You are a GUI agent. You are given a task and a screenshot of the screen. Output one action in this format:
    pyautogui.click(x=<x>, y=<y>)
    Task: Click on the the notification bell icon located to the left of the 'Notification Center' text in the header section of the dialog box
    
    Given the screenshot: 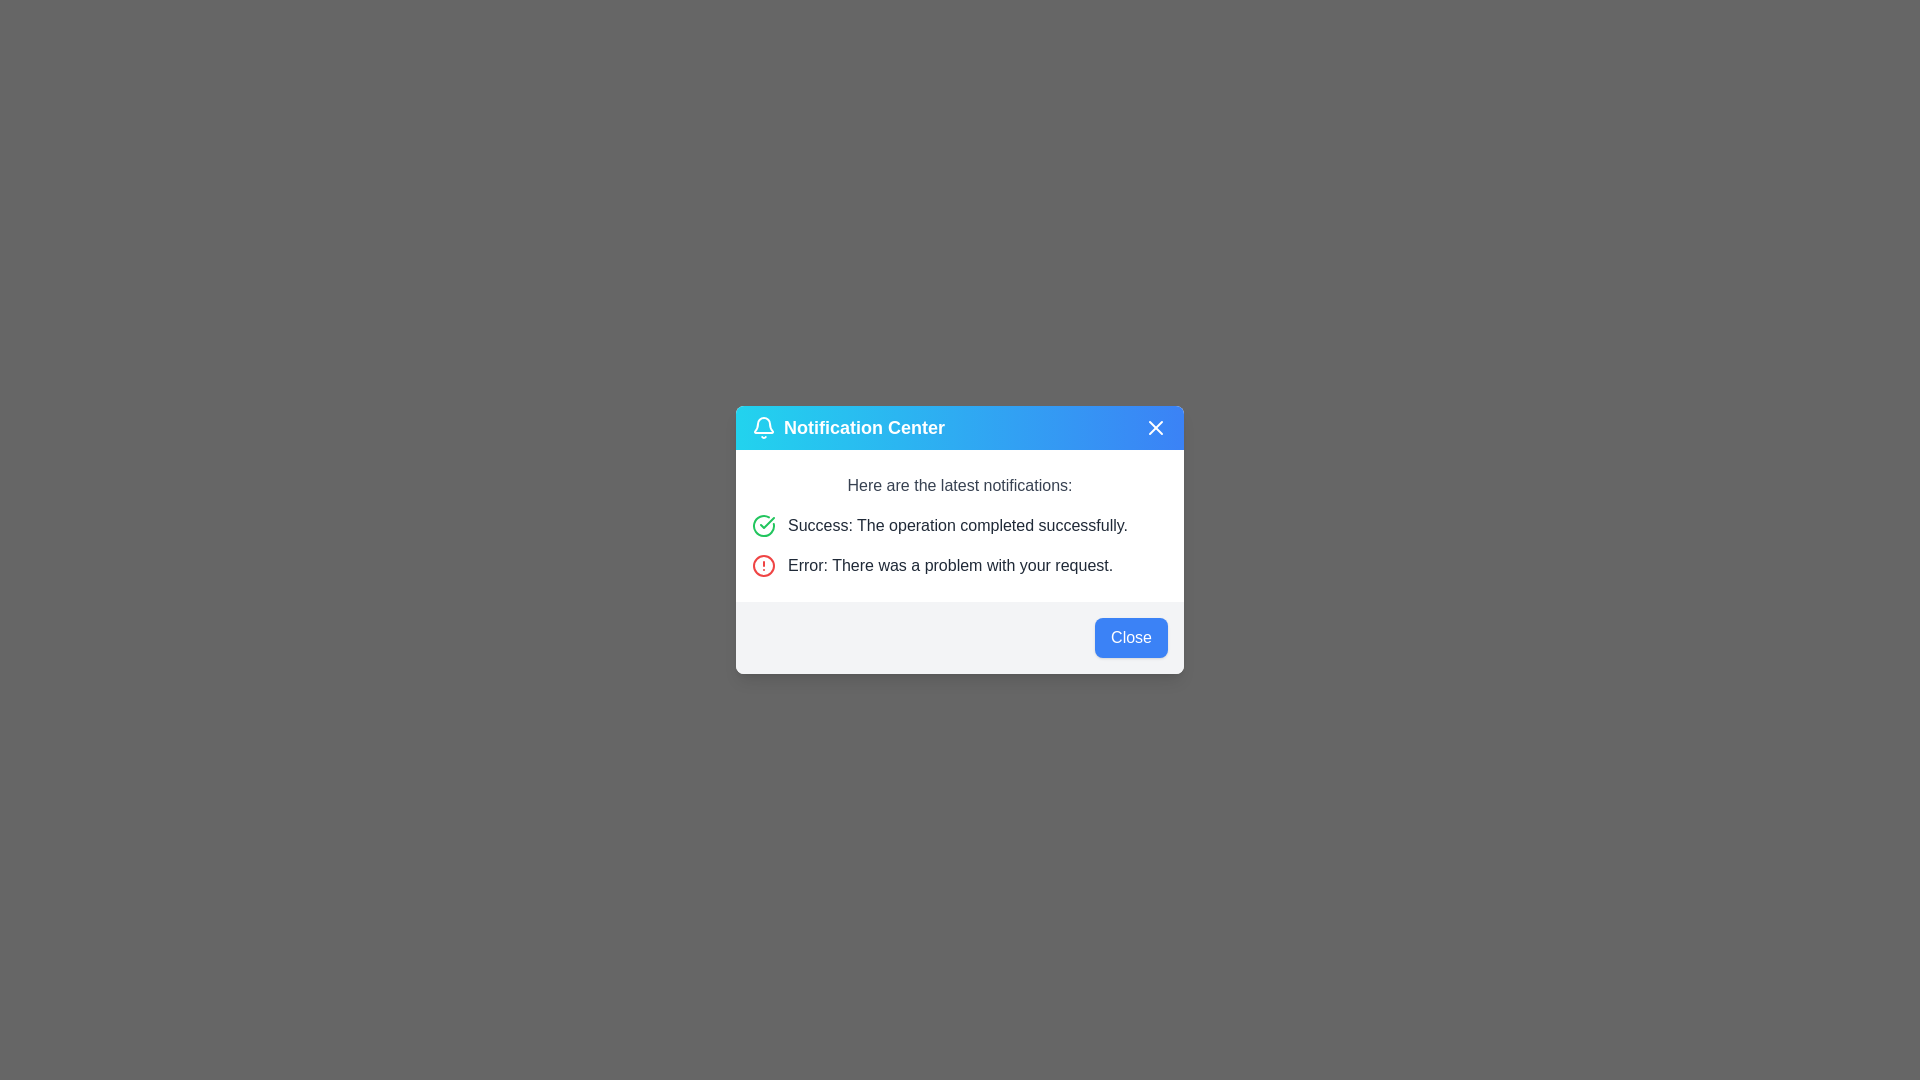 What is the action you would take?
    pyautogui.click(x=762, y=427)
    